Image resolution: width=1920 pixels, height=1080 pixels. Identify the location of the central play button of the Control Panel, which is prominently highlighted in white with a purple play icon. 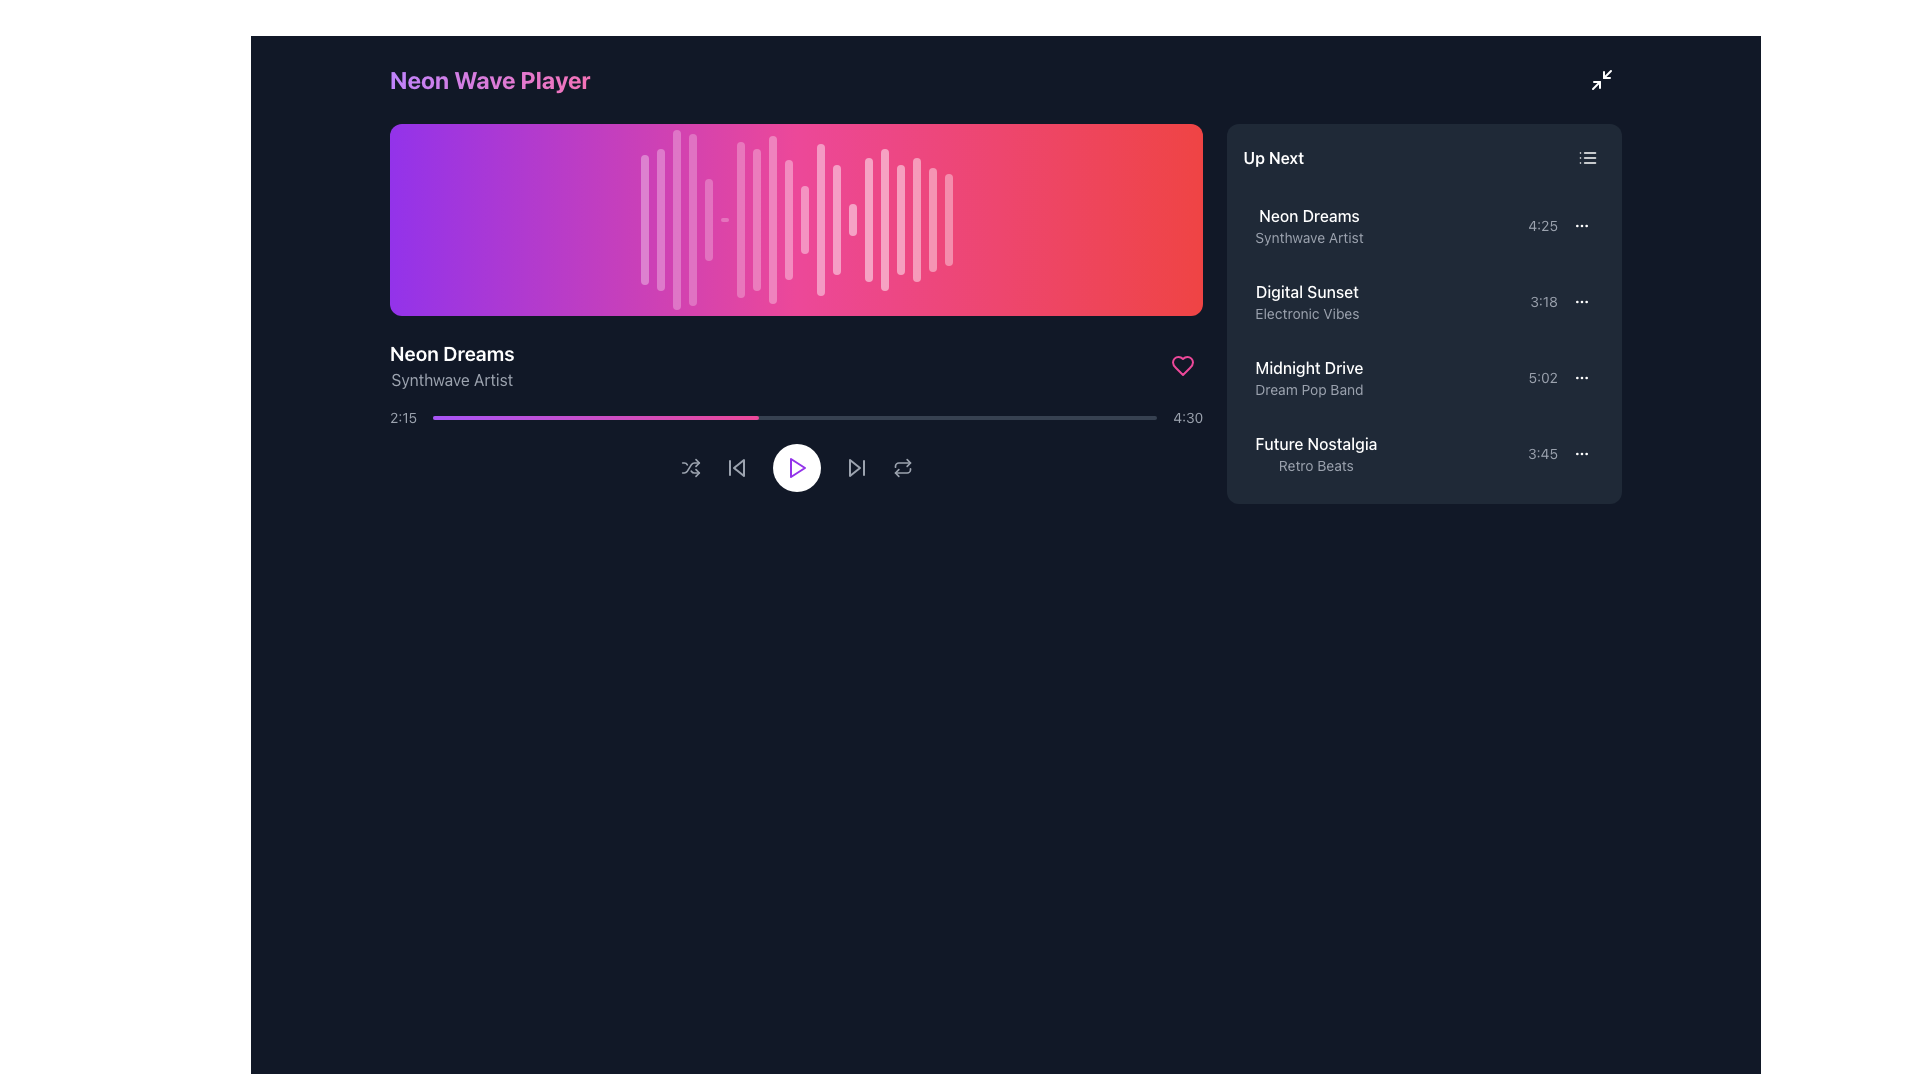
(795, 450).